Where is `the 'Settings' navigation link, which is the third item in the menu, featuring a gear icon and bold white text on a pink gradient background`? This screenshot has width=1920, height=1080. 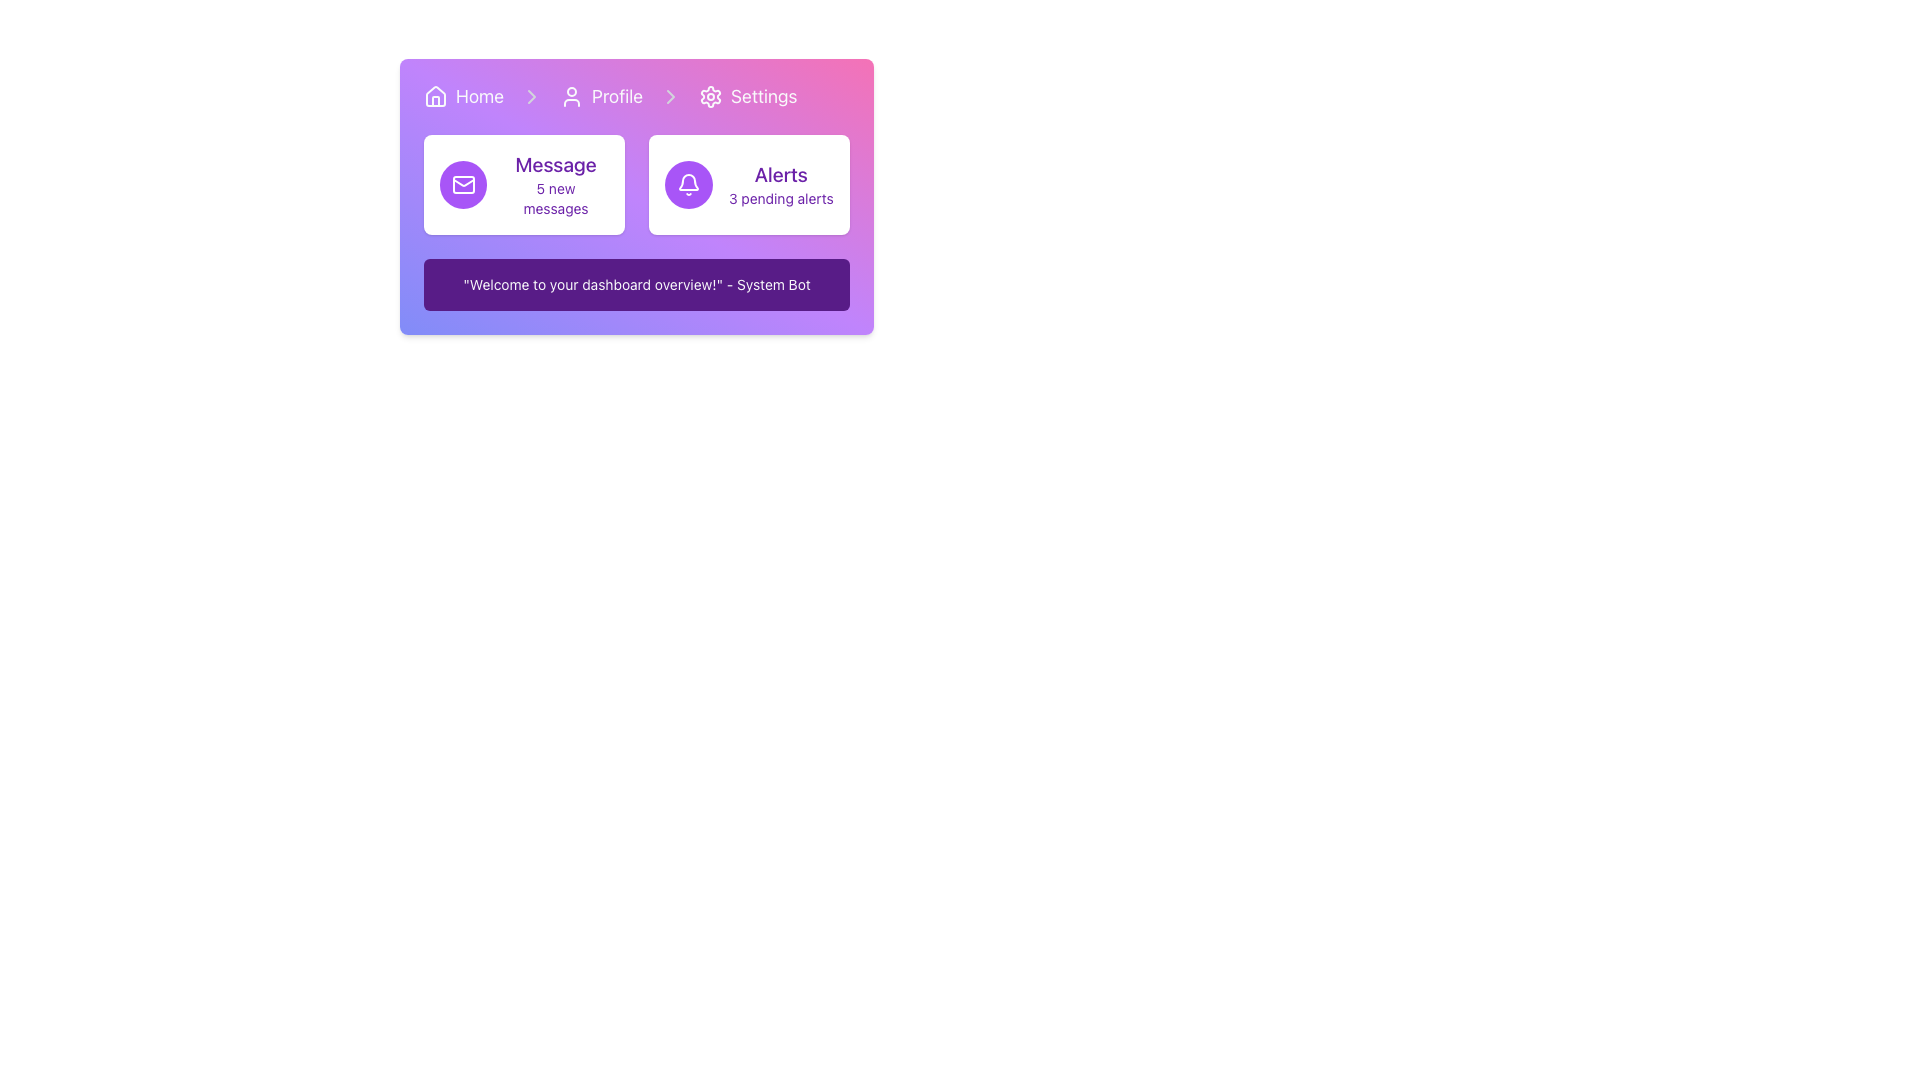 the 'Settings' navigation link, which is the third item in the menu, featuring a gear icon and bold white text on a pink gradient background is located at coordinates (747, 96).